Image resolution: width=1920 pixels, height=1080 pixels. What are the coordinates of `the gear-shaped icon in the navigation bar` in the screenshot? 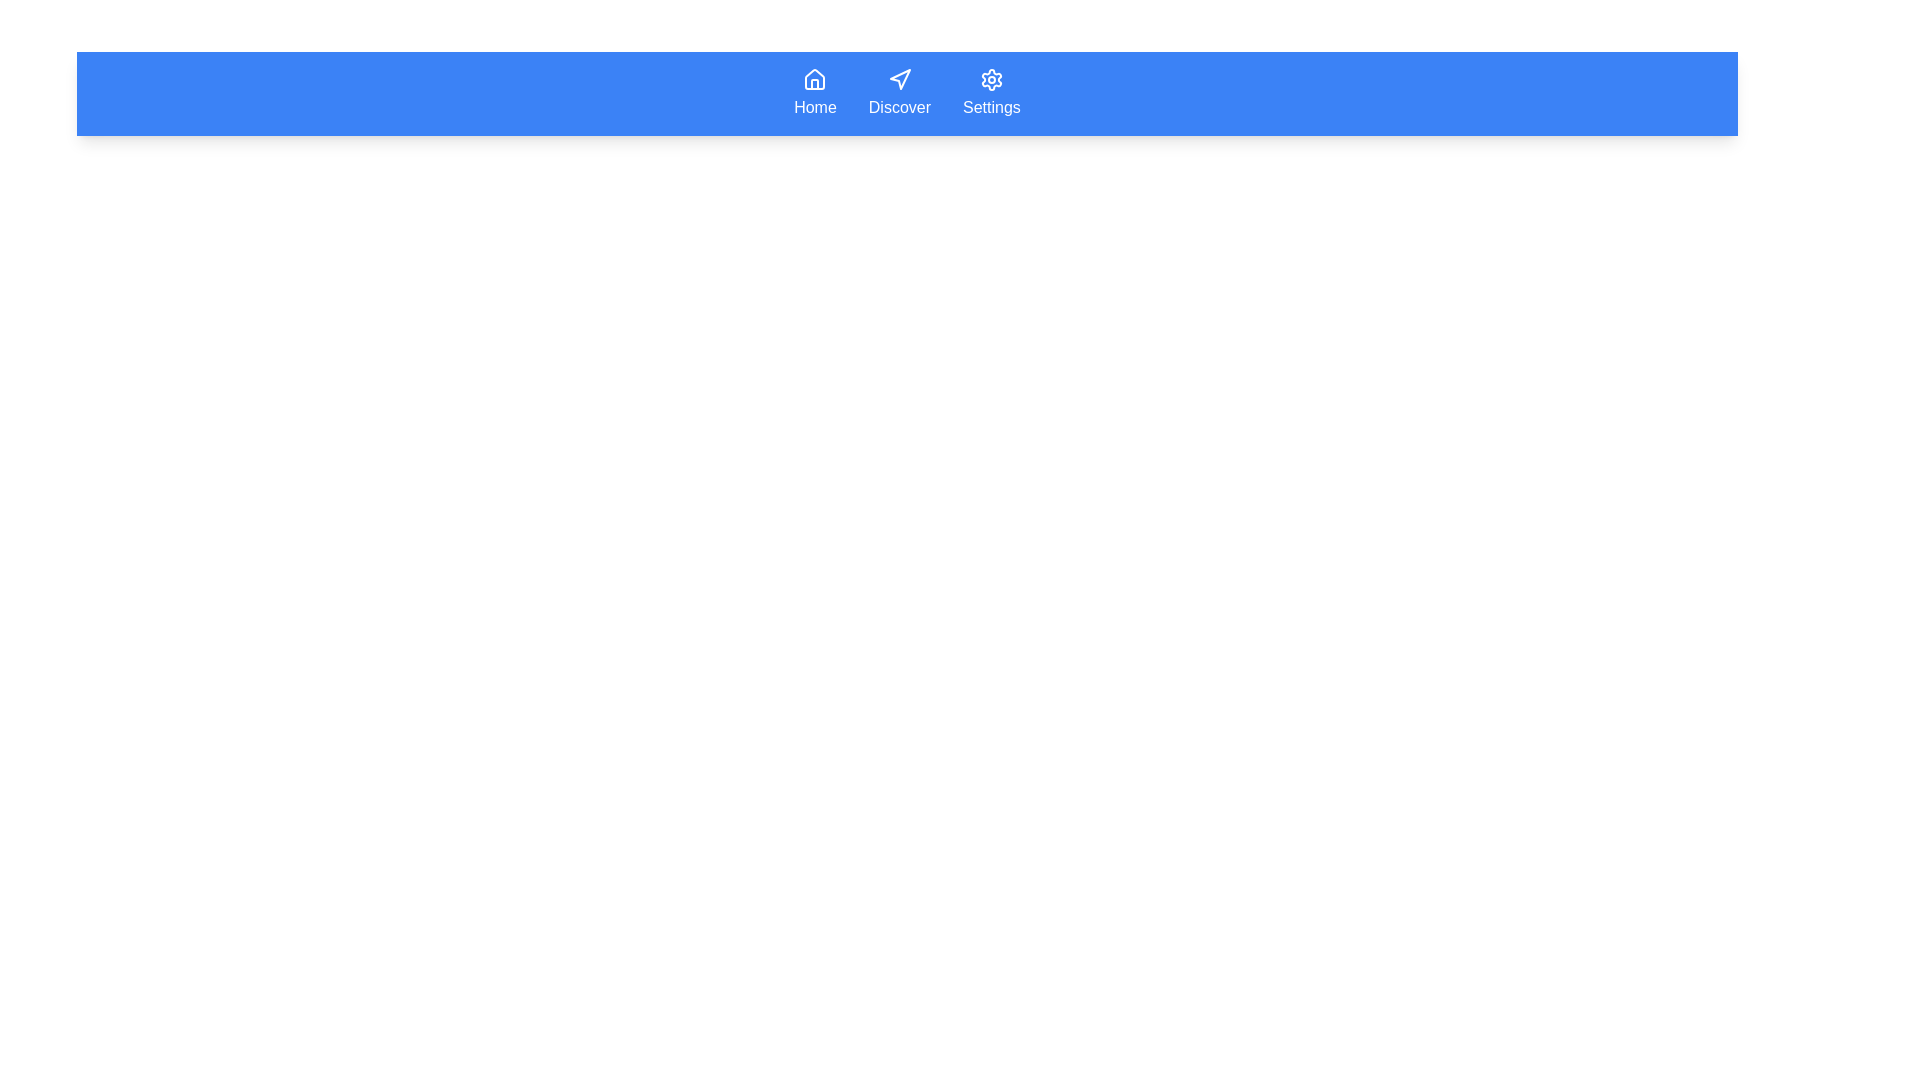 It's located at (991, 79).